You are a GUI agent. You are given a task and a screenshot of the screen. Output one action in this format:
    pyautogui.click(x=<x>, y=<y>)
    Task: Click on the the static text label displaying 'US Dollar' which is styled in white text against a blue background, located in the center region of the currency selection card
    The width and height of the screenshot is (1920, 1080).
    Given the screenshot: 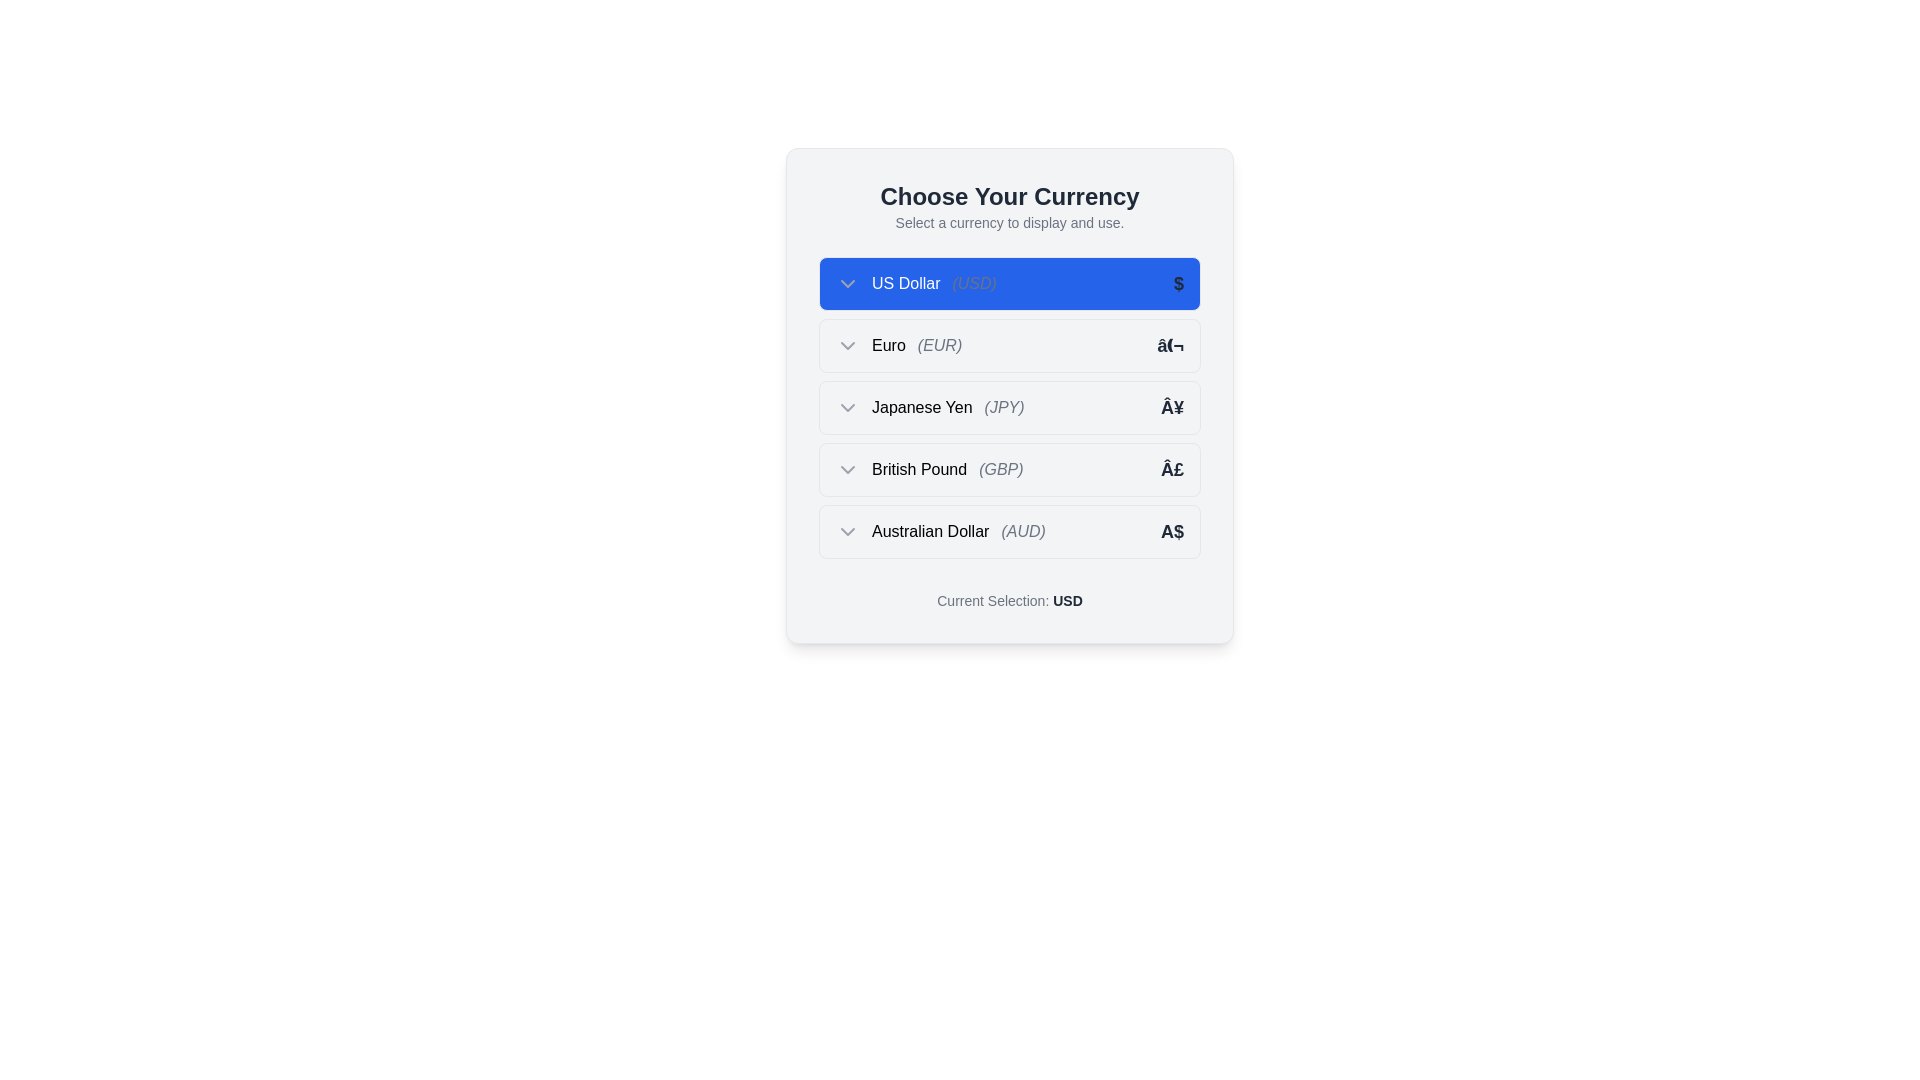 What is the action you would take?
    pyautogui.click(x=905, y=284)
    